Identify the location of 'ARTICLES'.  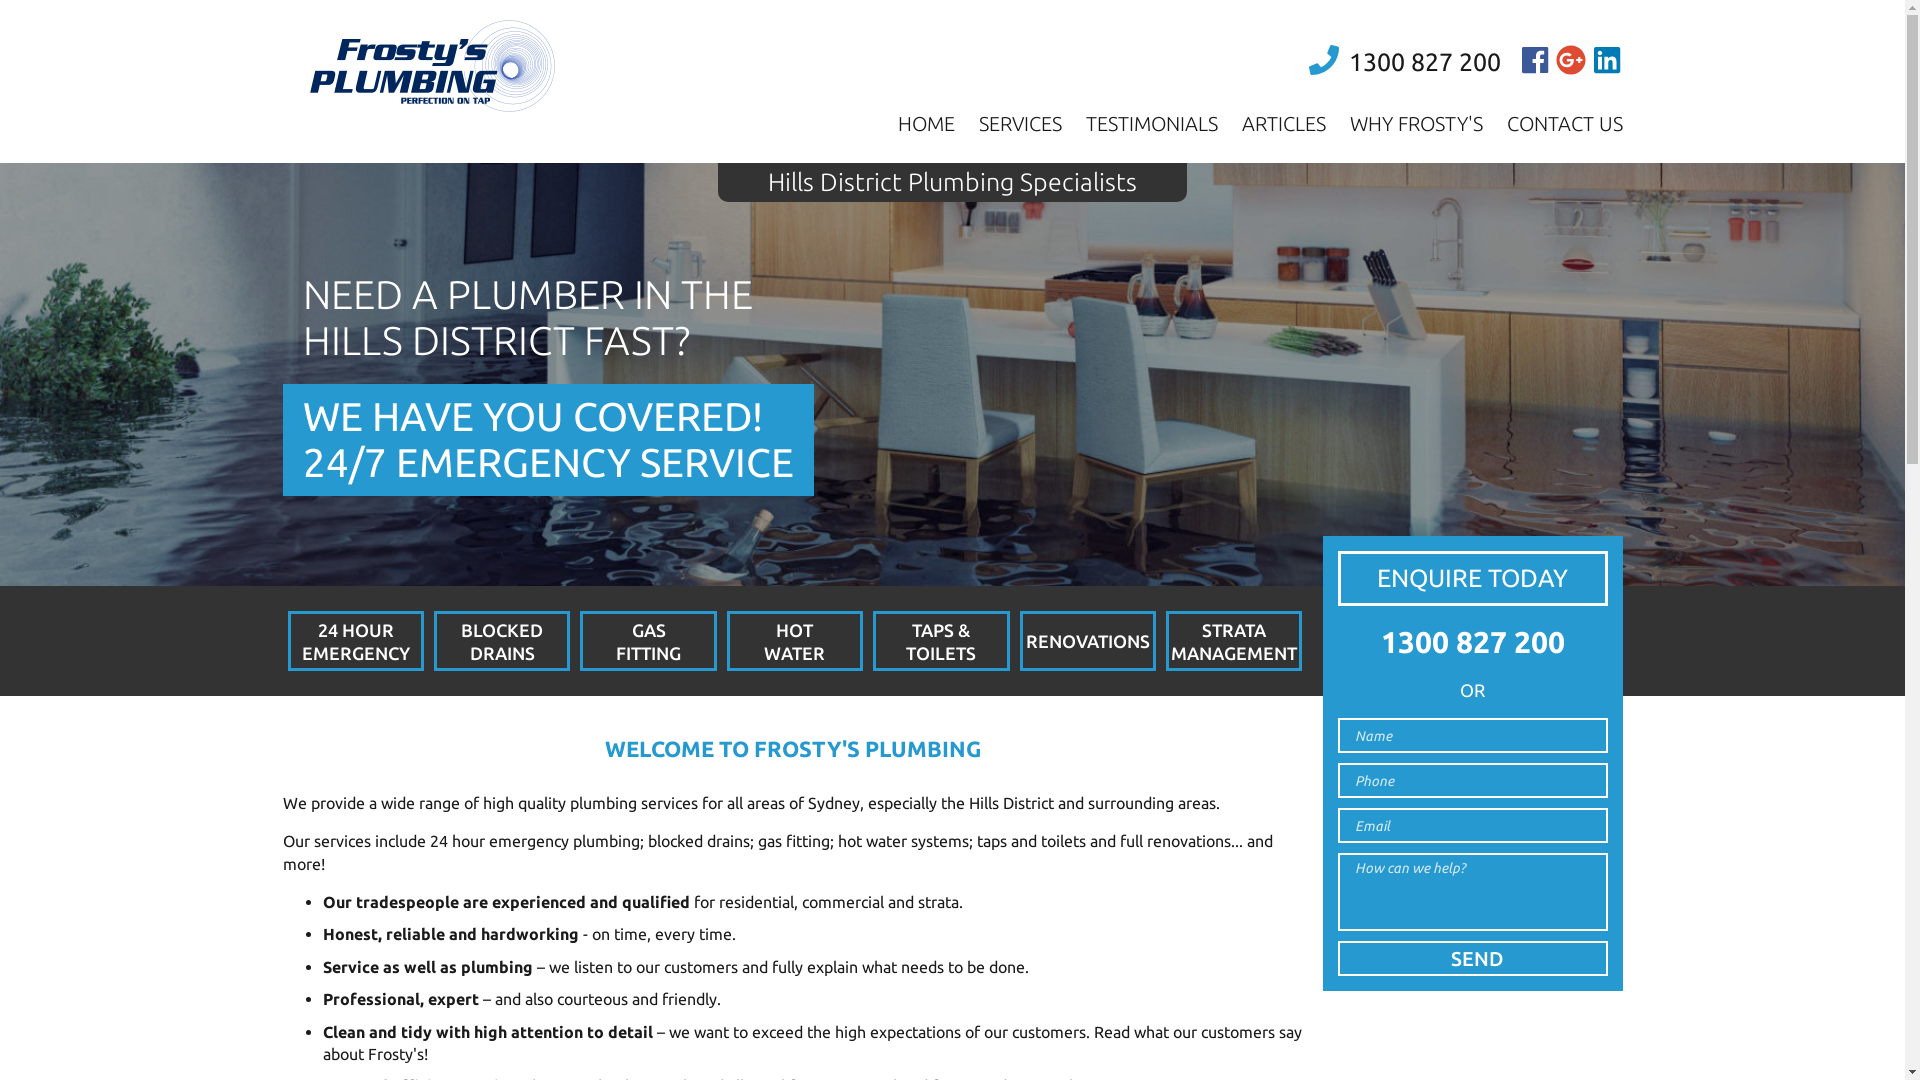
(1283, 123).